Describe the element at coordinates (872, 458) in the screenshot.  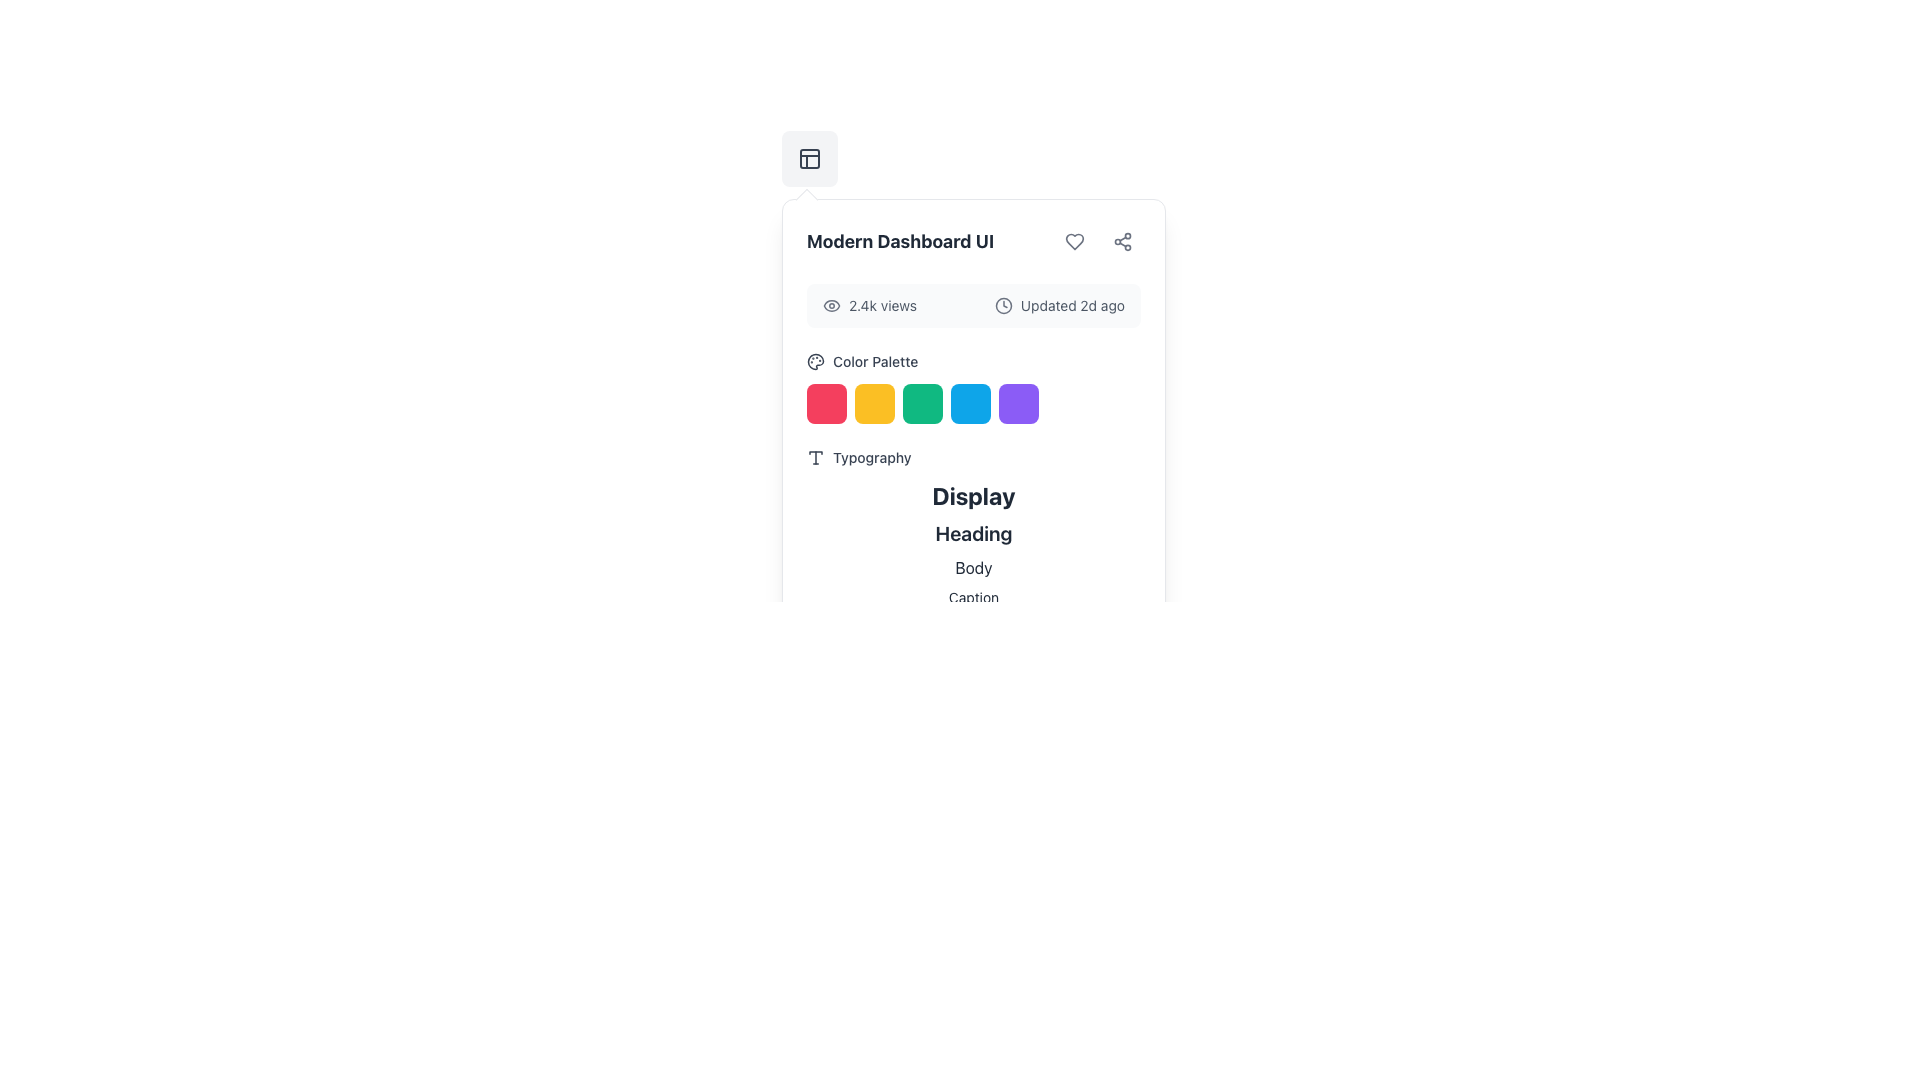
I see `the 'Typography' label, which is centrally located below the 'Color Palette' section and above the font display texts` at that location.